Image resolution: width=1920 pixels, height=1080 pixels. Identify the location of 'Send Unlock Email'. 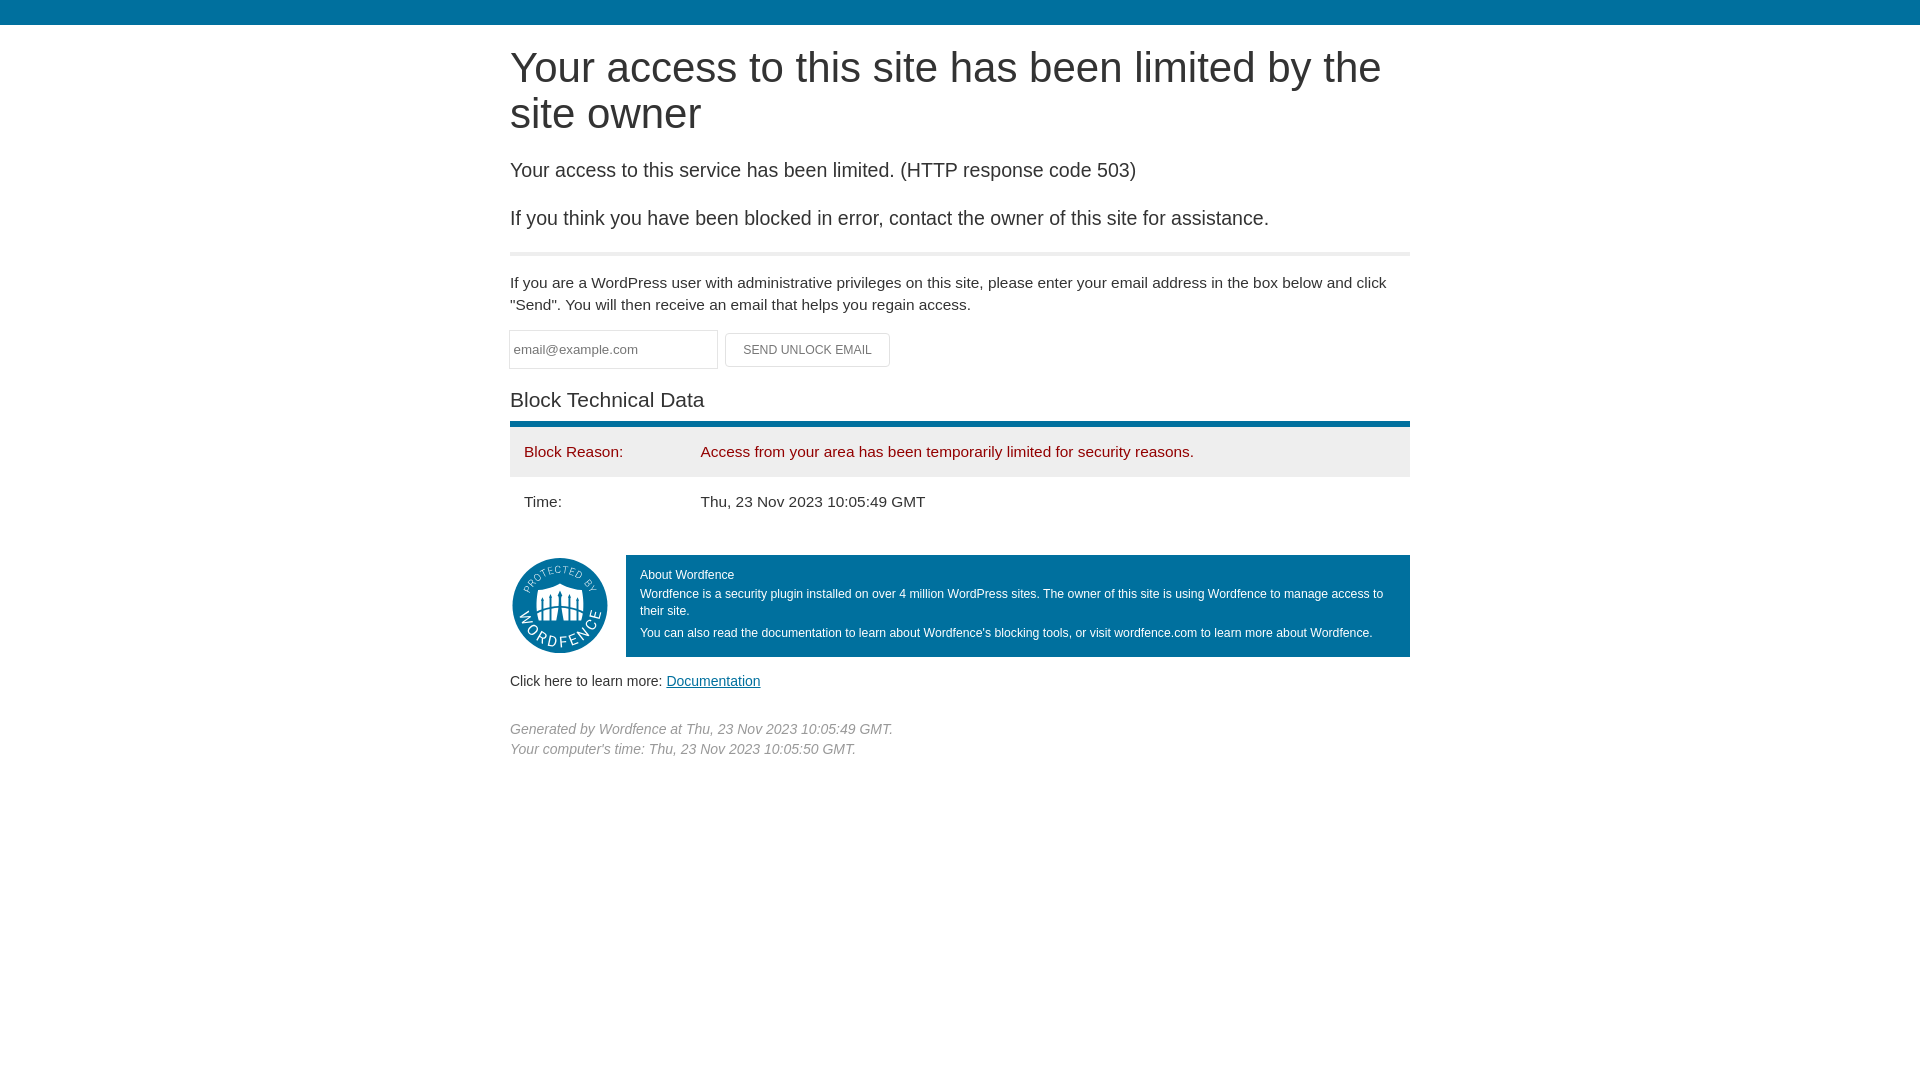
(807, 349).